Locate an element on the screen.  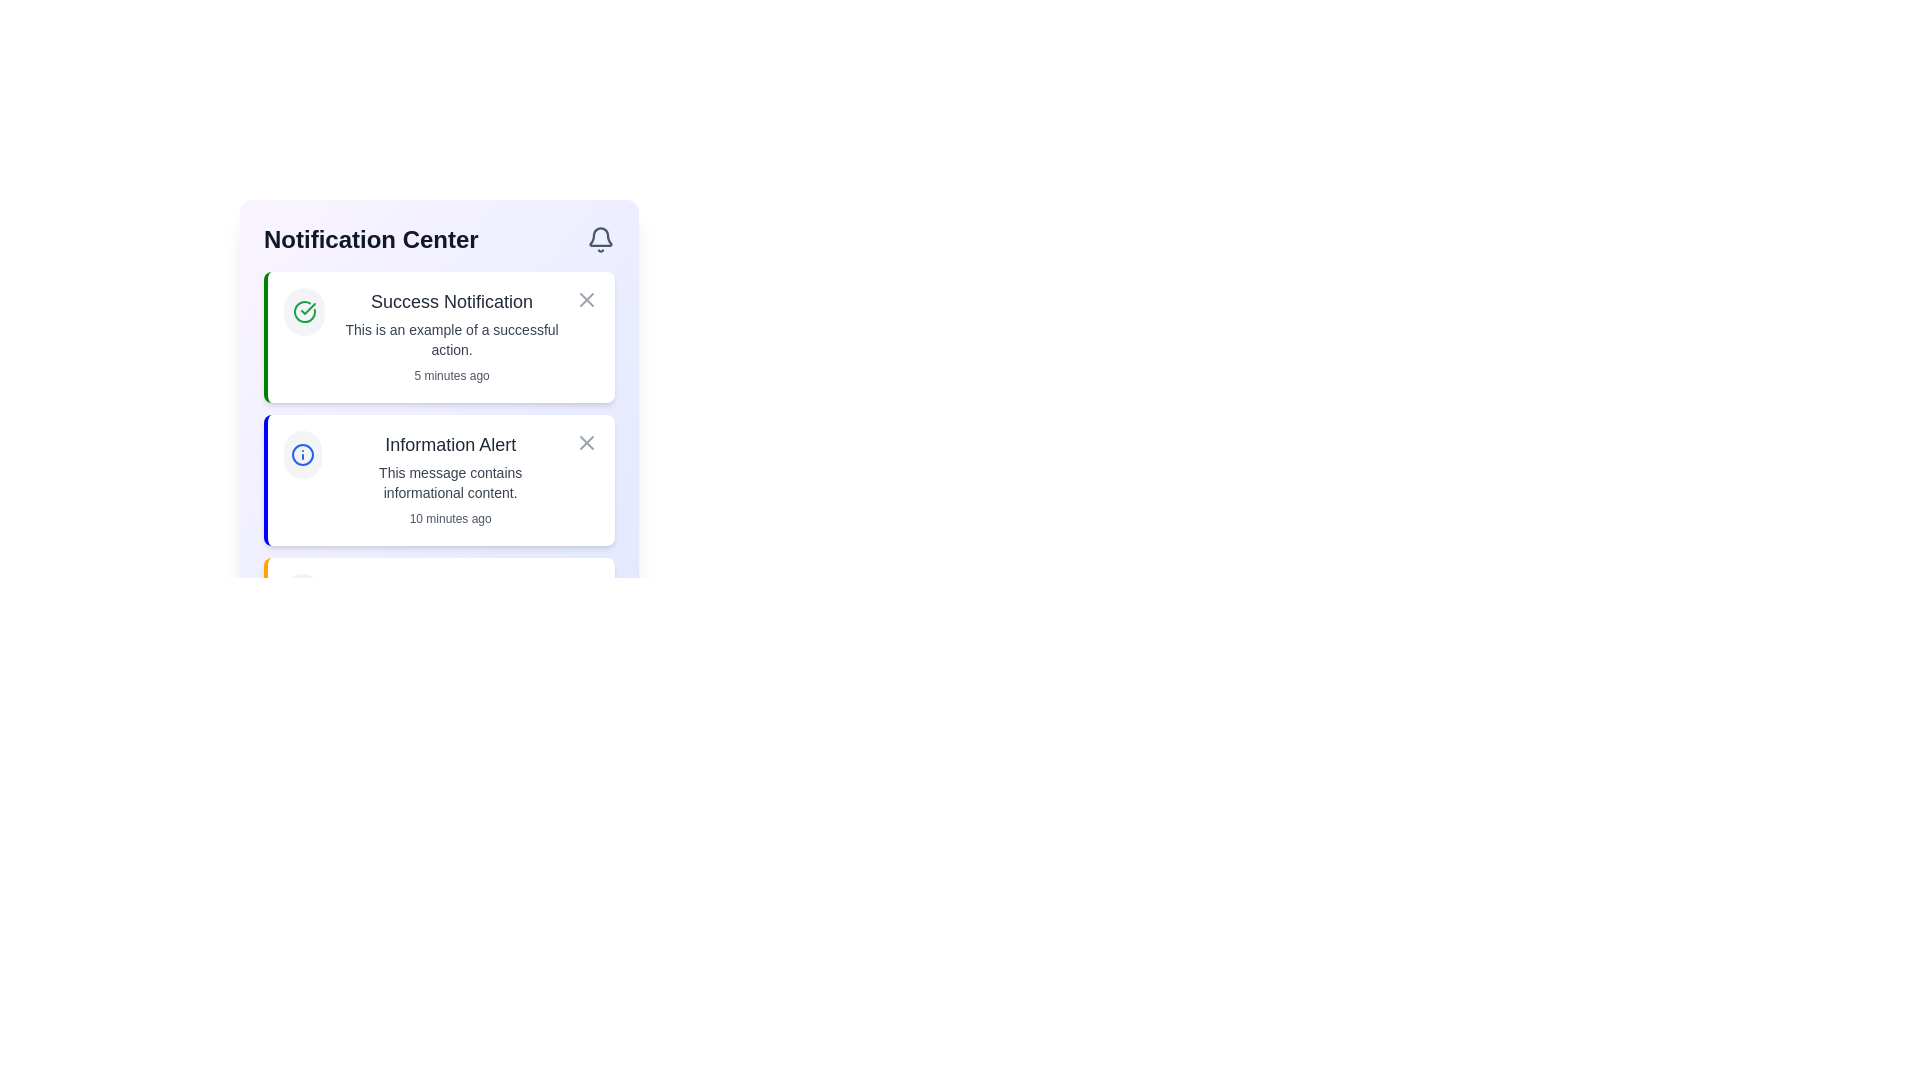
the Header section indicating the Notification Center, which contains a bell icon on the right edge is located at coordinates (438, 238).